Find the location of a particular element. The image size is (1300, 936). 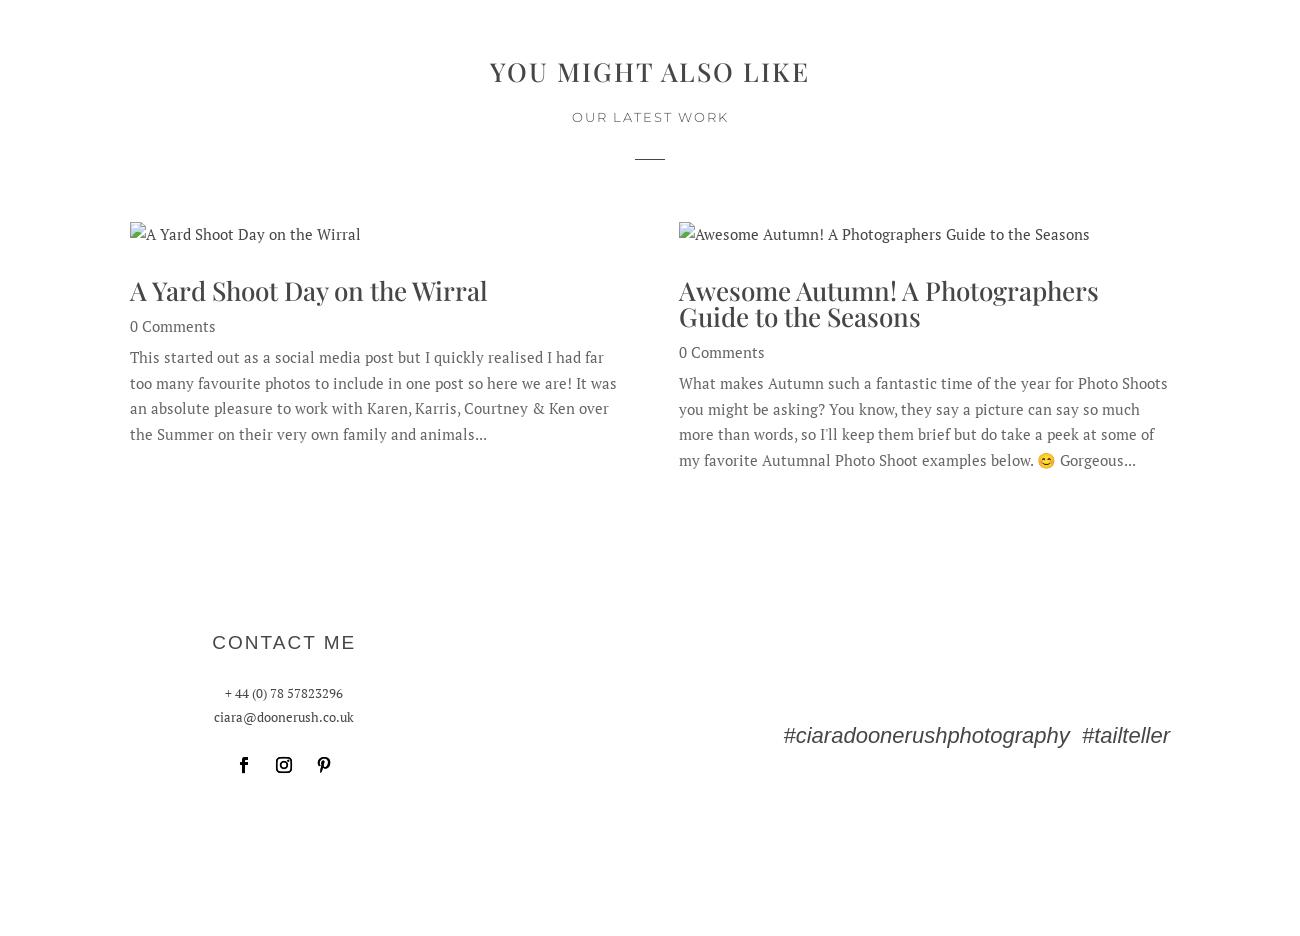

'OUR LATEST WORK' is located at coordinates (569, 116).